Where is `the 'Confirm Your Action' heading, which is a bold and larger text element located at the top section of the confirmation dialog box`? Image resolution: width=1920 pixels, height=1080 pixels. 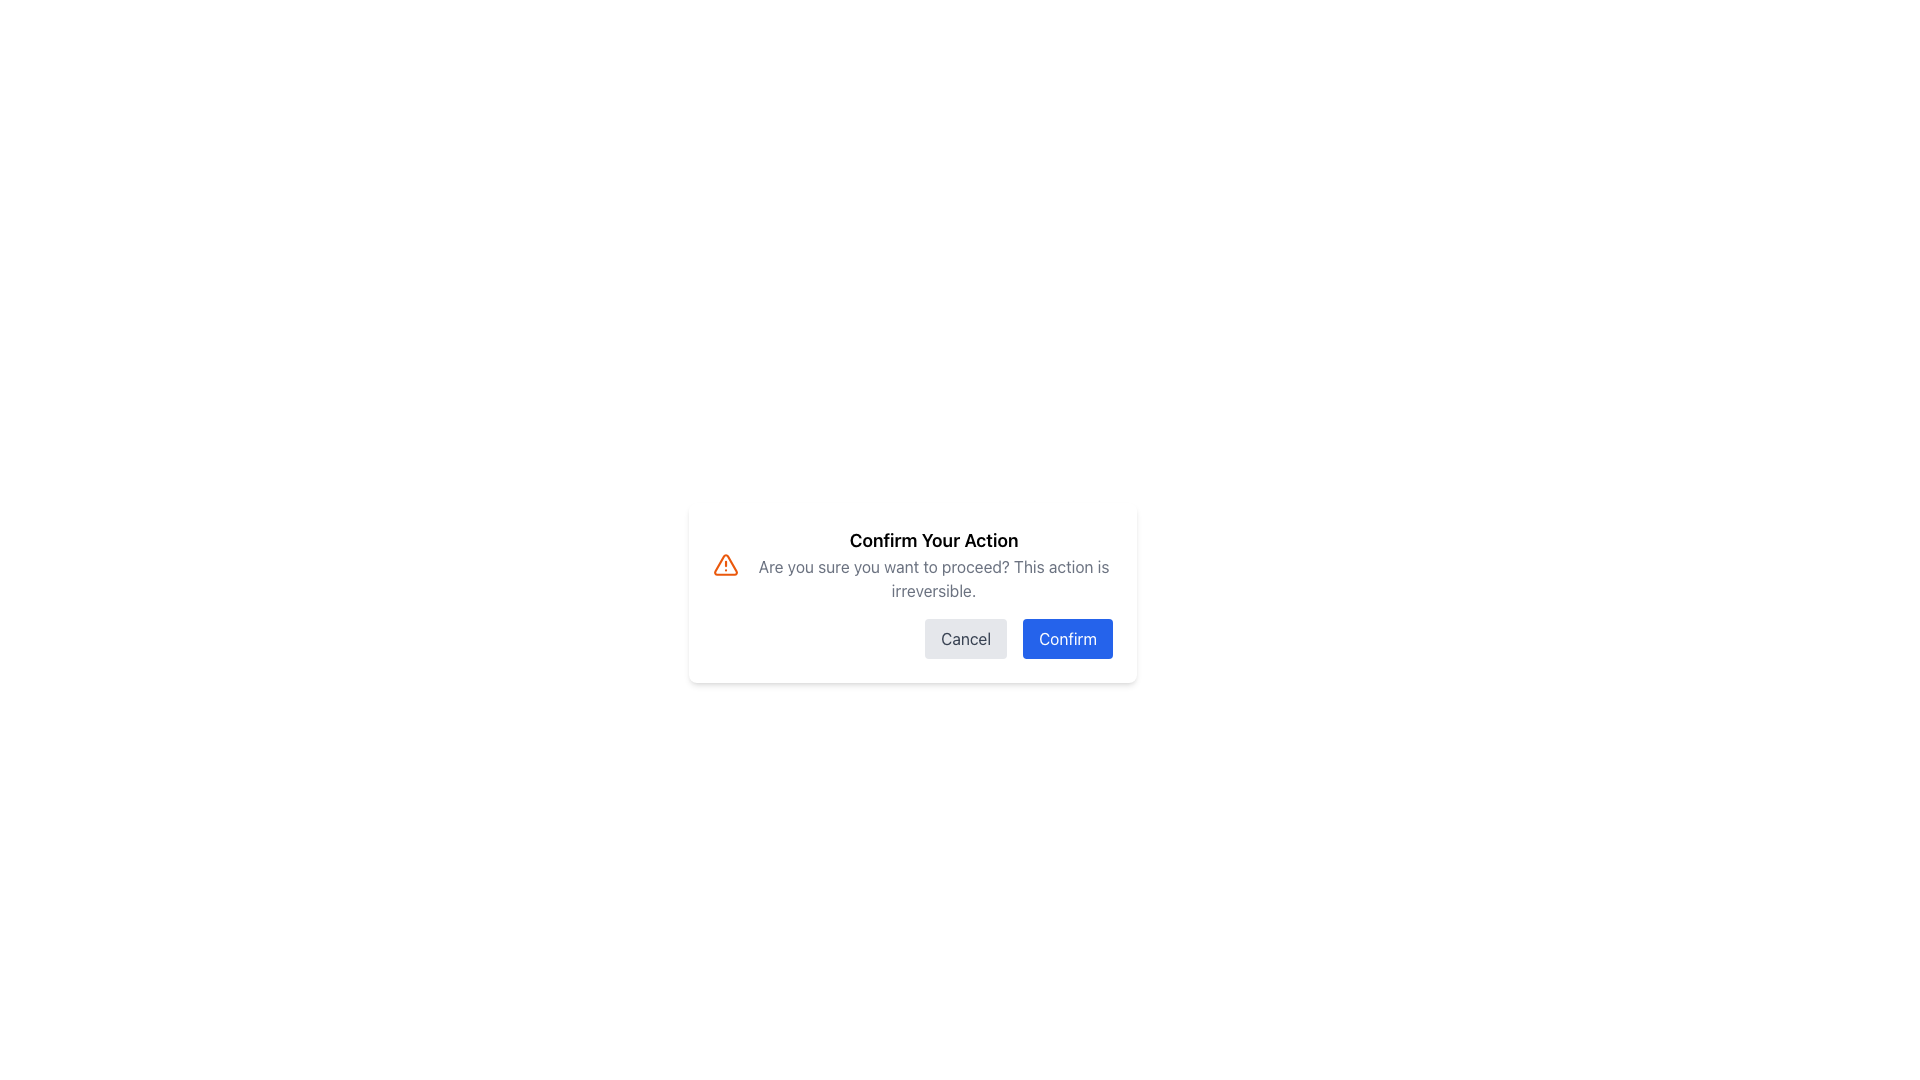
the 'Confirm Your Action' heading, which is a bold and larger text element located at the top section of the confirmation dialog box is located at coordinates (933, 540).